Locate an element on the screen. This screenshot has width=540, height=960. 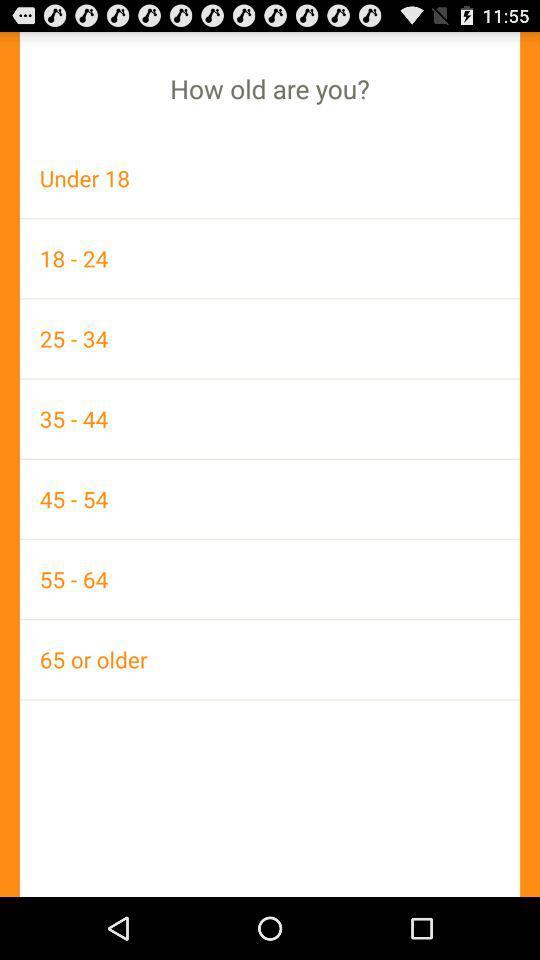
under 18 app is located at coordinates (270, 177).